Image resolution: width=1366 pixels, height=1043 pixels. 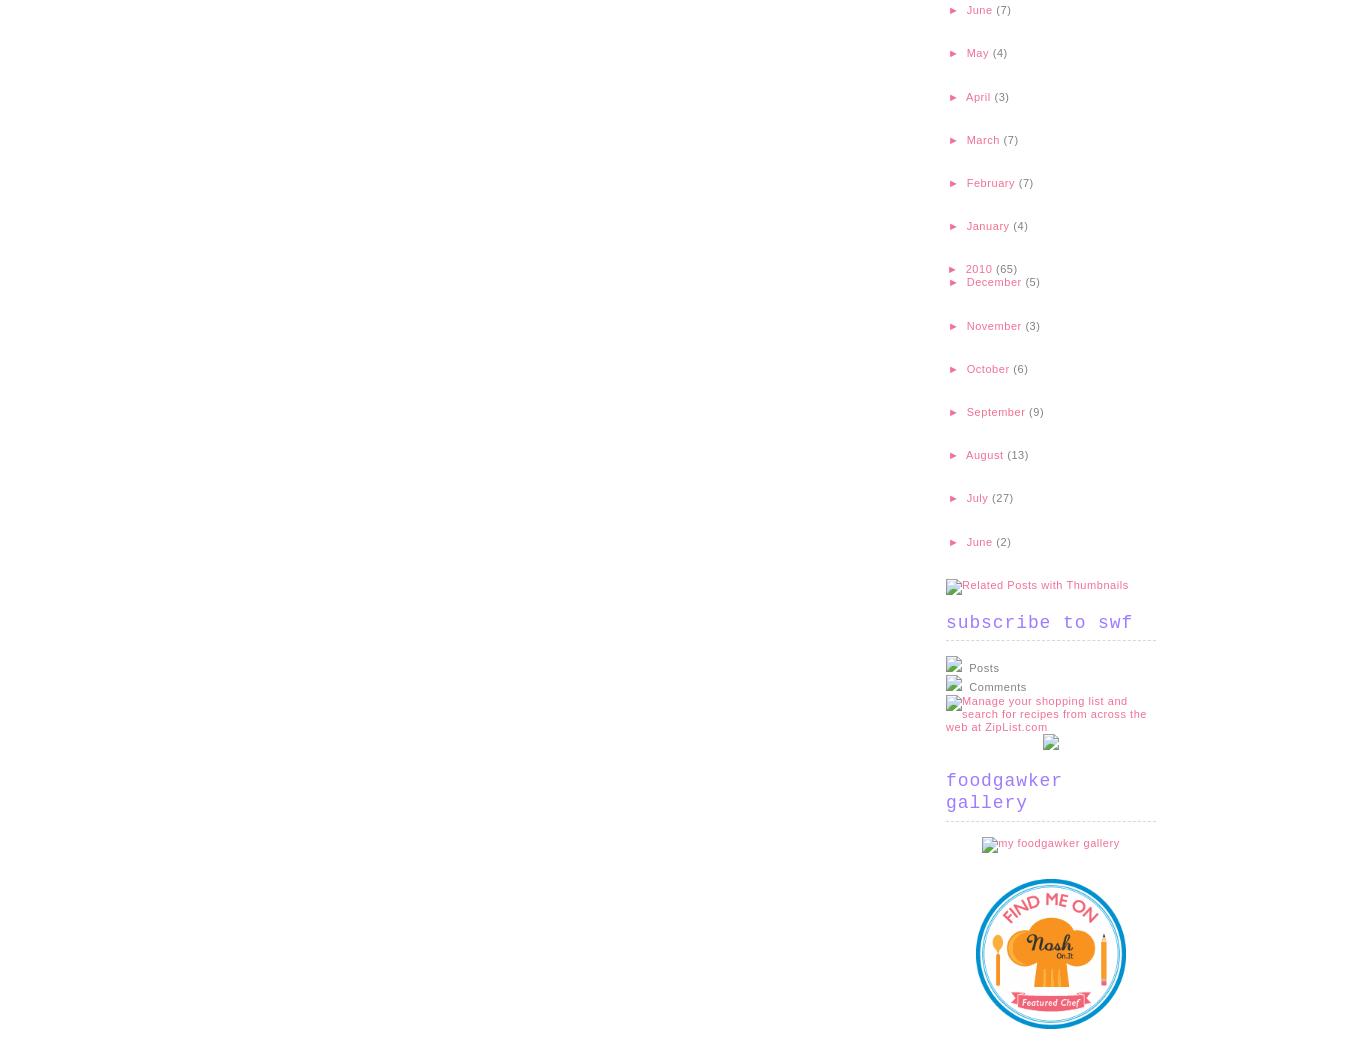 I want to click on 'April', so click(x=979, y=95).